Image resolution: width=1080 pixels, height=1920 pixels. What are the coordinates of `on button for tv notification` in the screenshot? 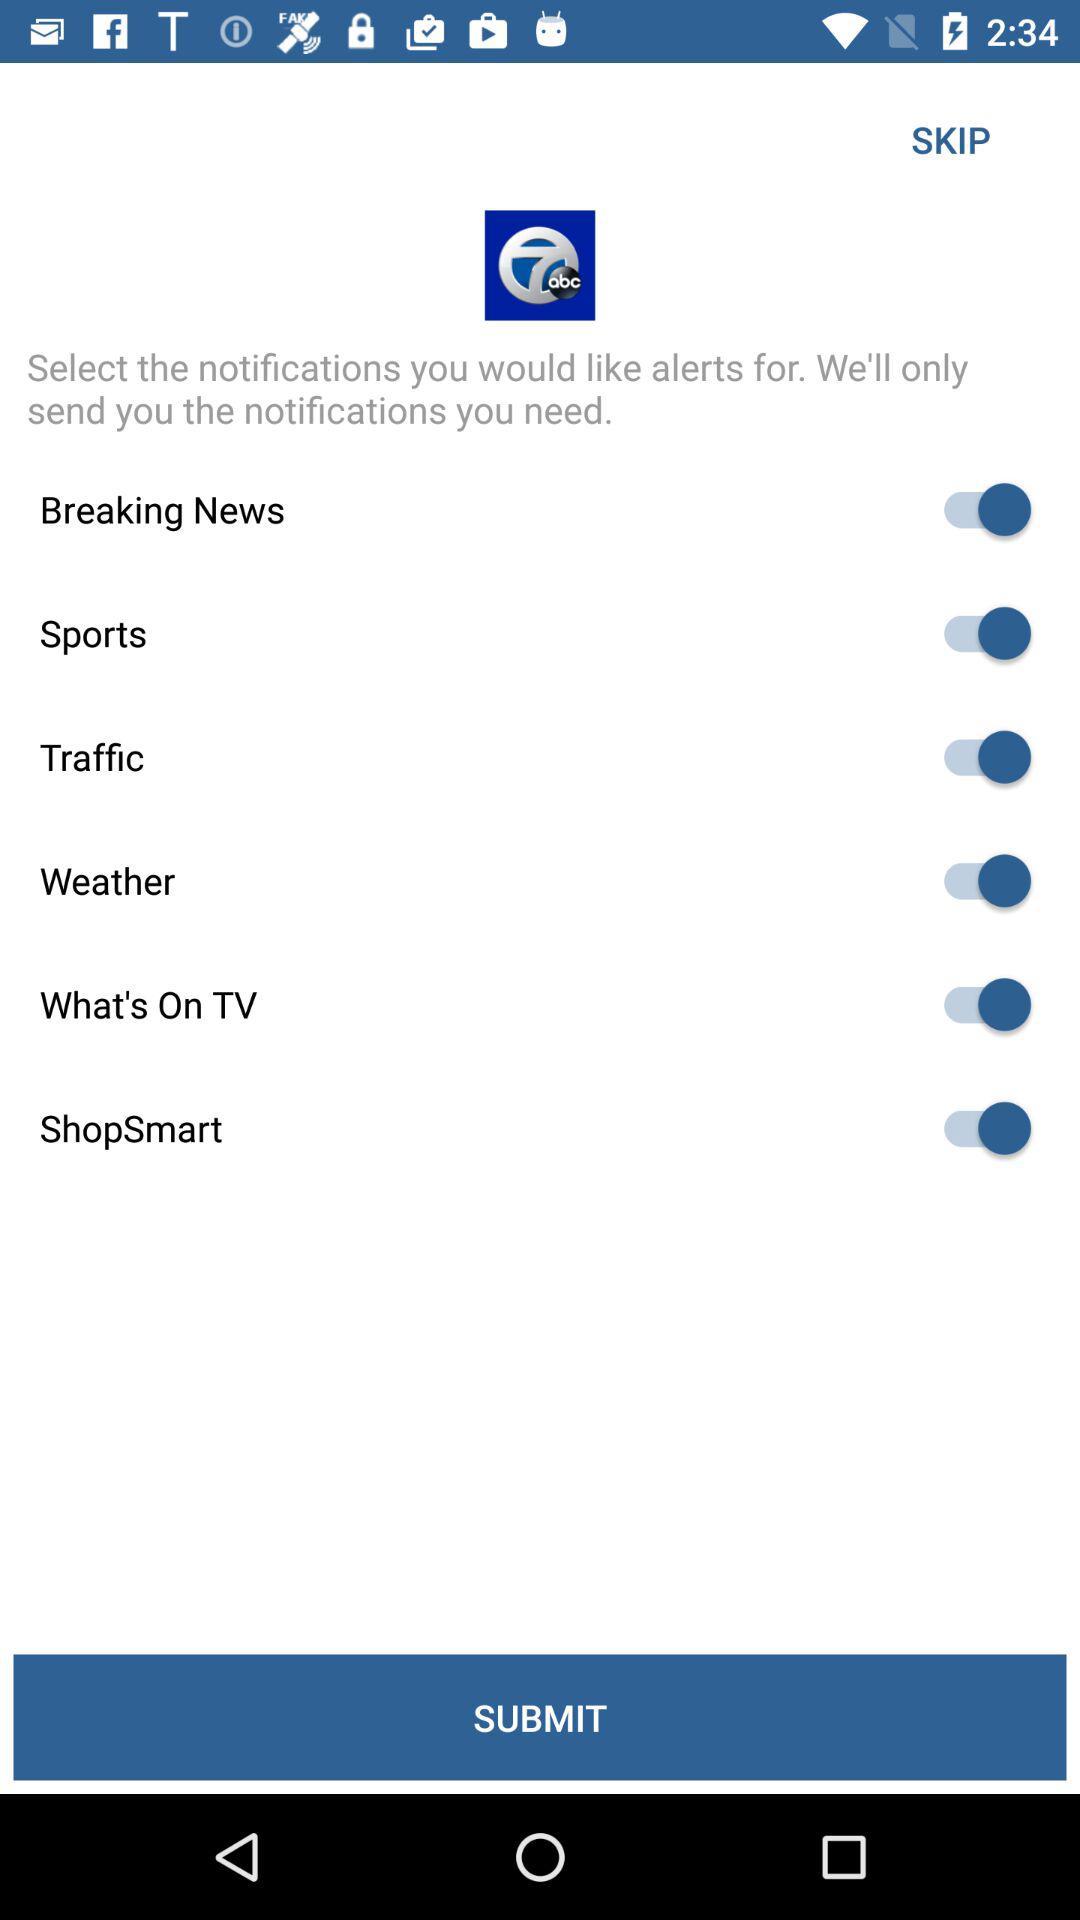 It's located at (977, 1004).